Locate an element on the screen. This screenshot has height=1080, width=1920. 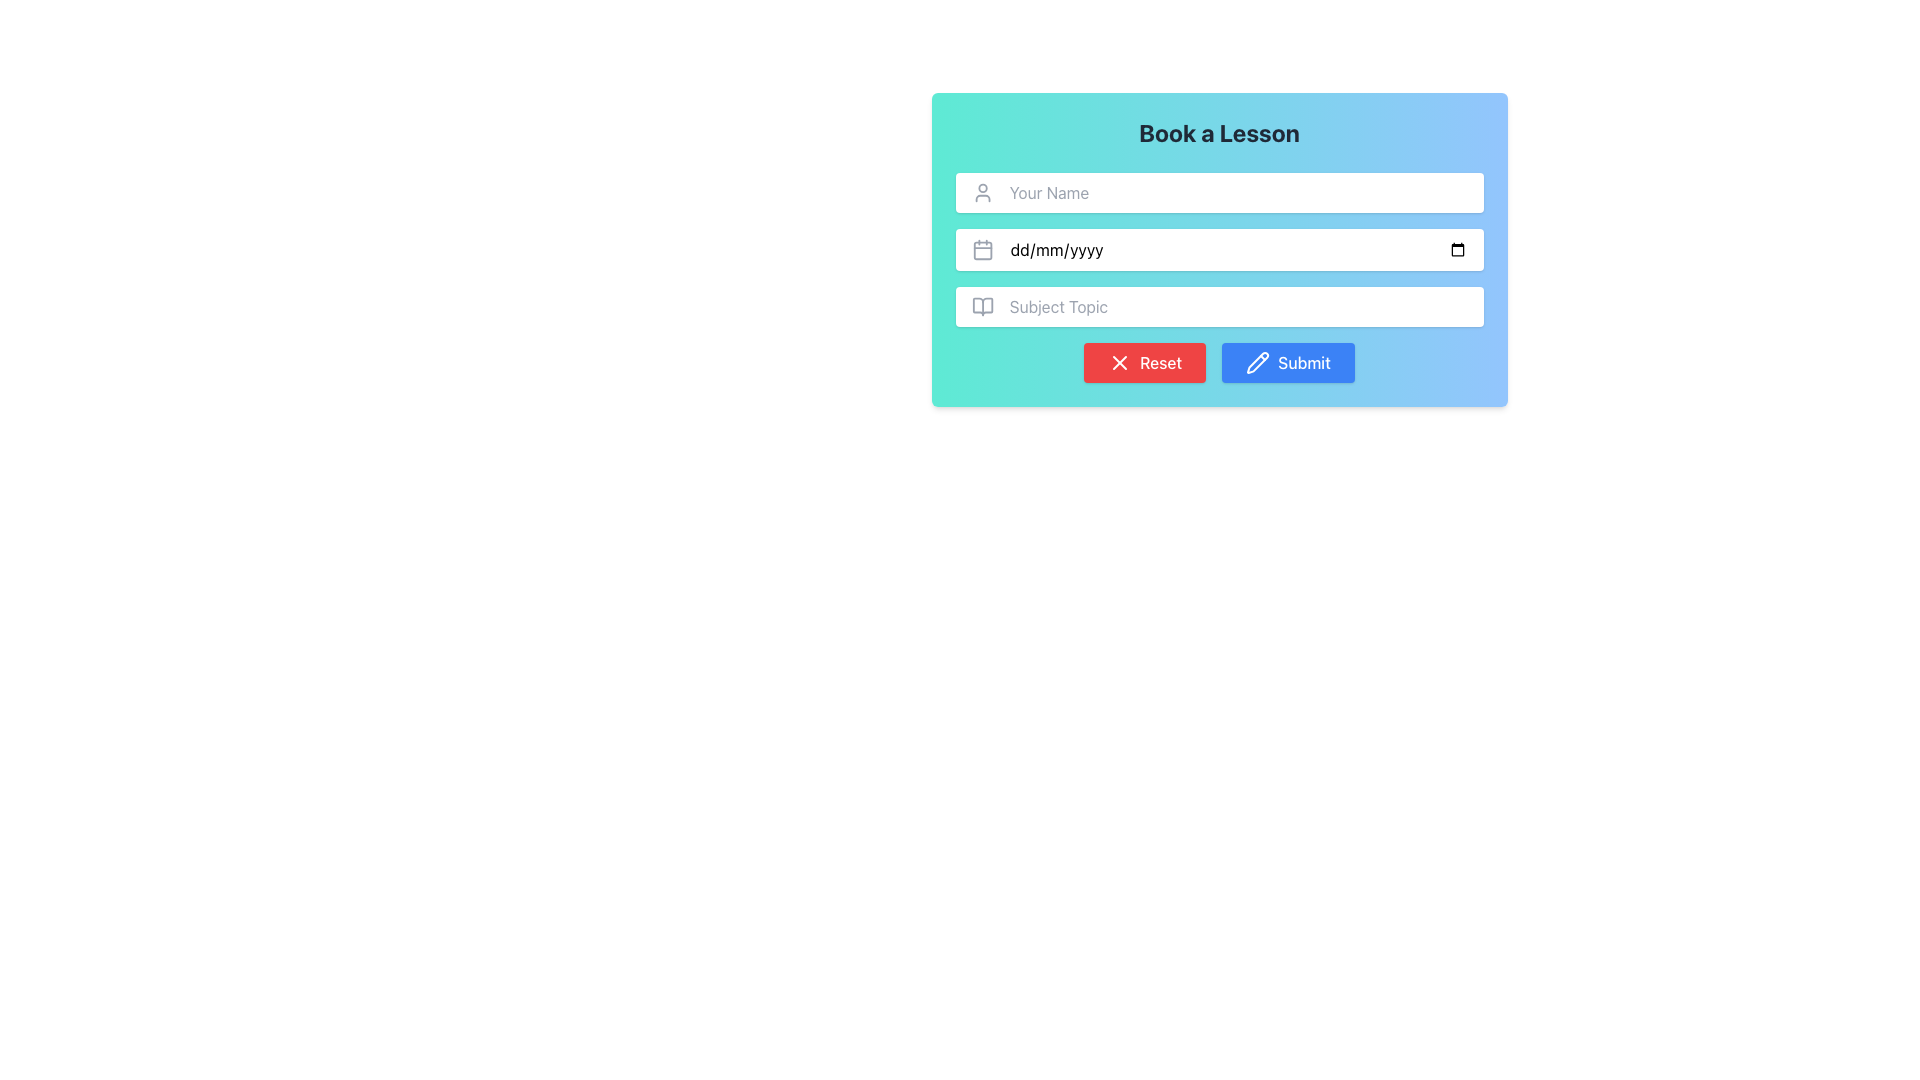
the pencil-shaped icon with a blue outline located within the 'Submit' button area at the bottom right of the form is located at coordinates (1257, 362).